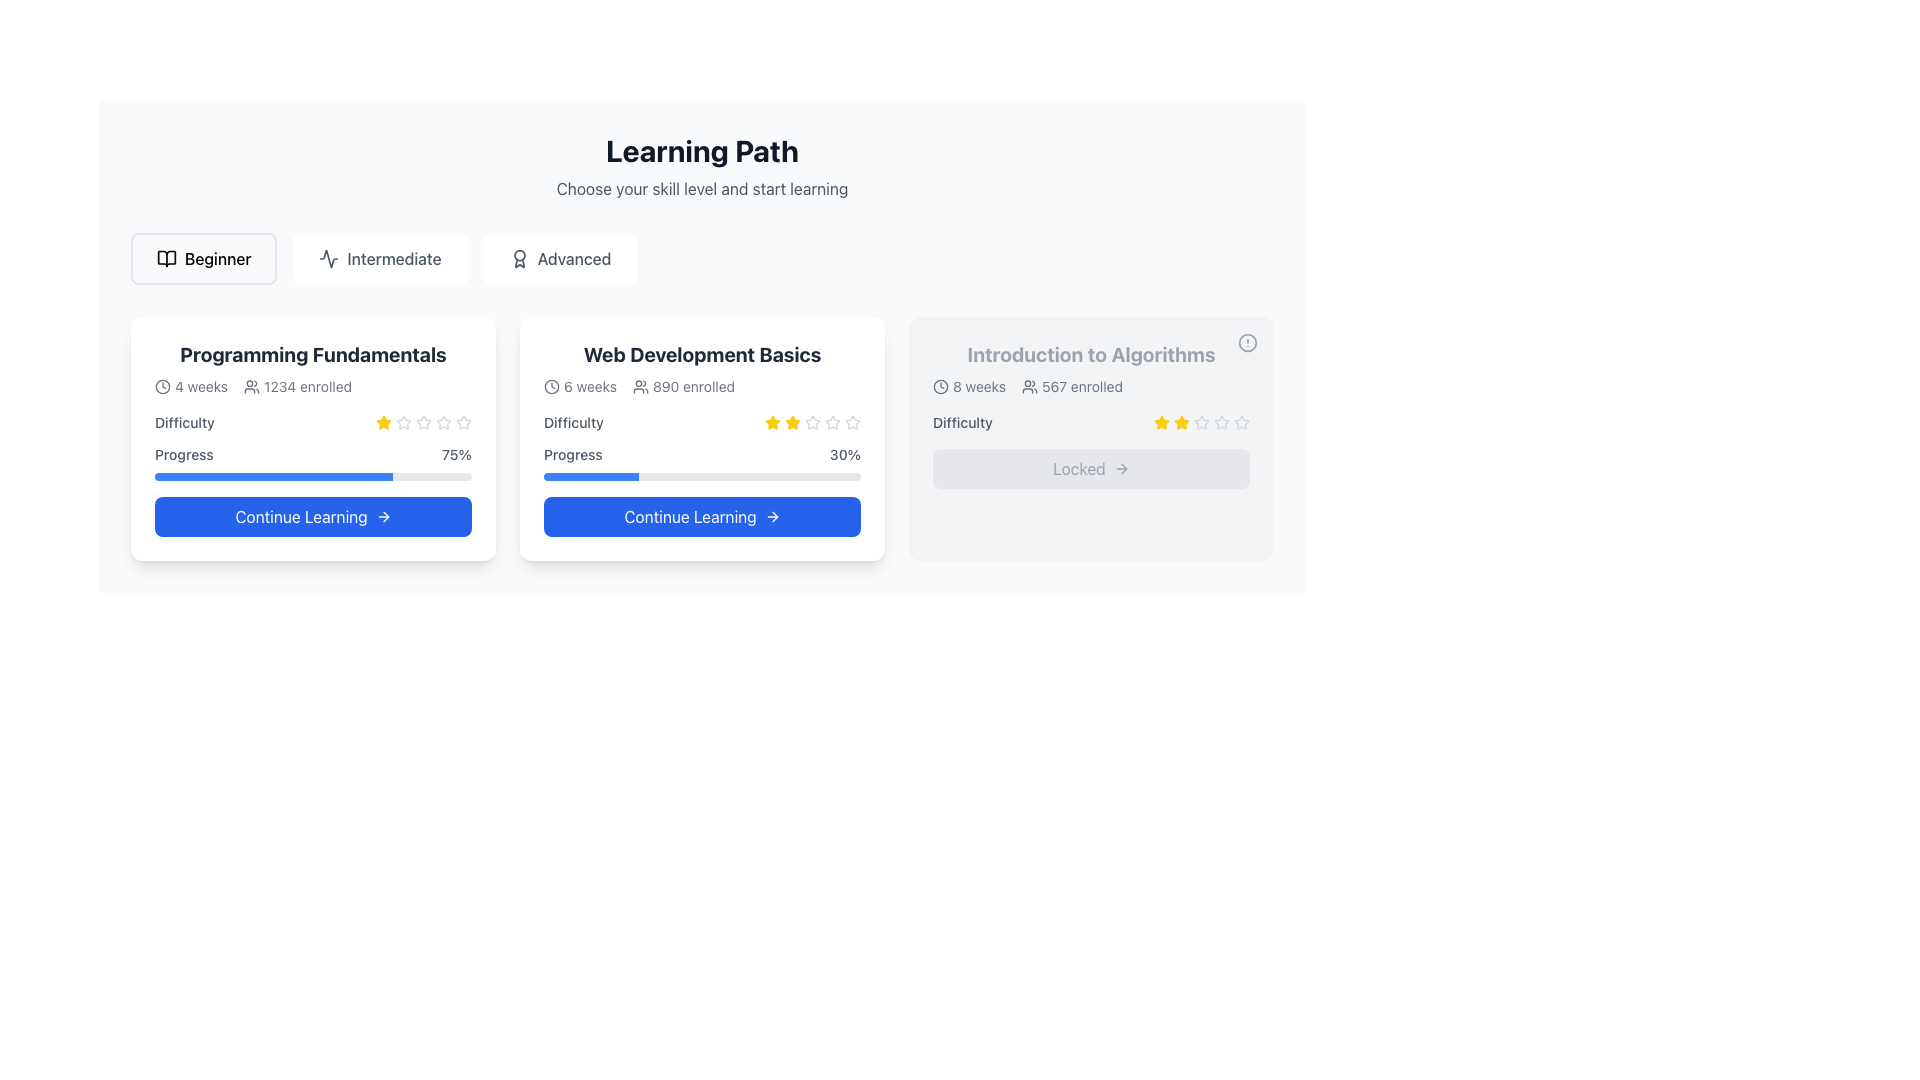 This screenshot has height=1080, width=1920. I want to click on the Progress bar fill element indicating 30% progress within the 'Web Development Basics' card, located below the 'Progress' text and above the 'Continue Learning' button, so click(590, 477).